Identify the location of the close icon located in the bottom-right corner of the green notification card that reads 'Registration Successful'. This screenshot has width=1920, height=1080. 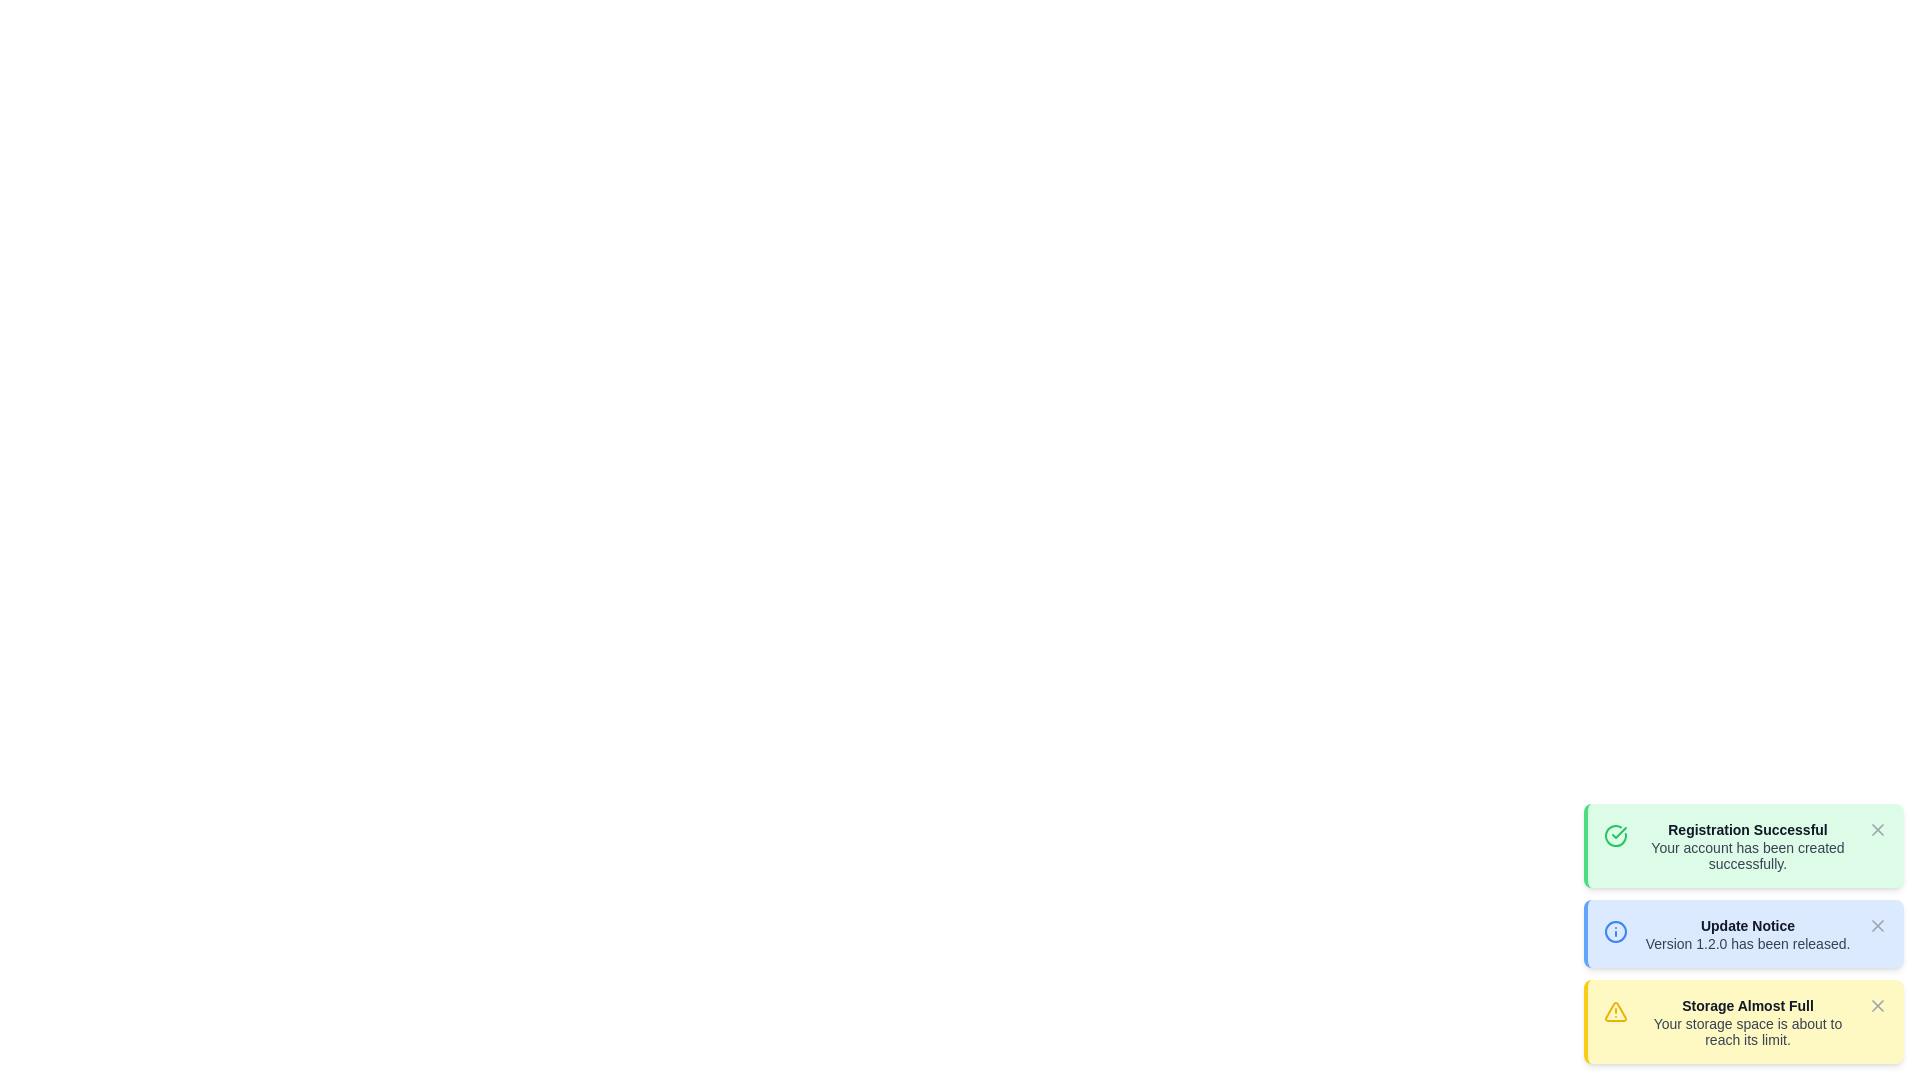
(1876, 829).